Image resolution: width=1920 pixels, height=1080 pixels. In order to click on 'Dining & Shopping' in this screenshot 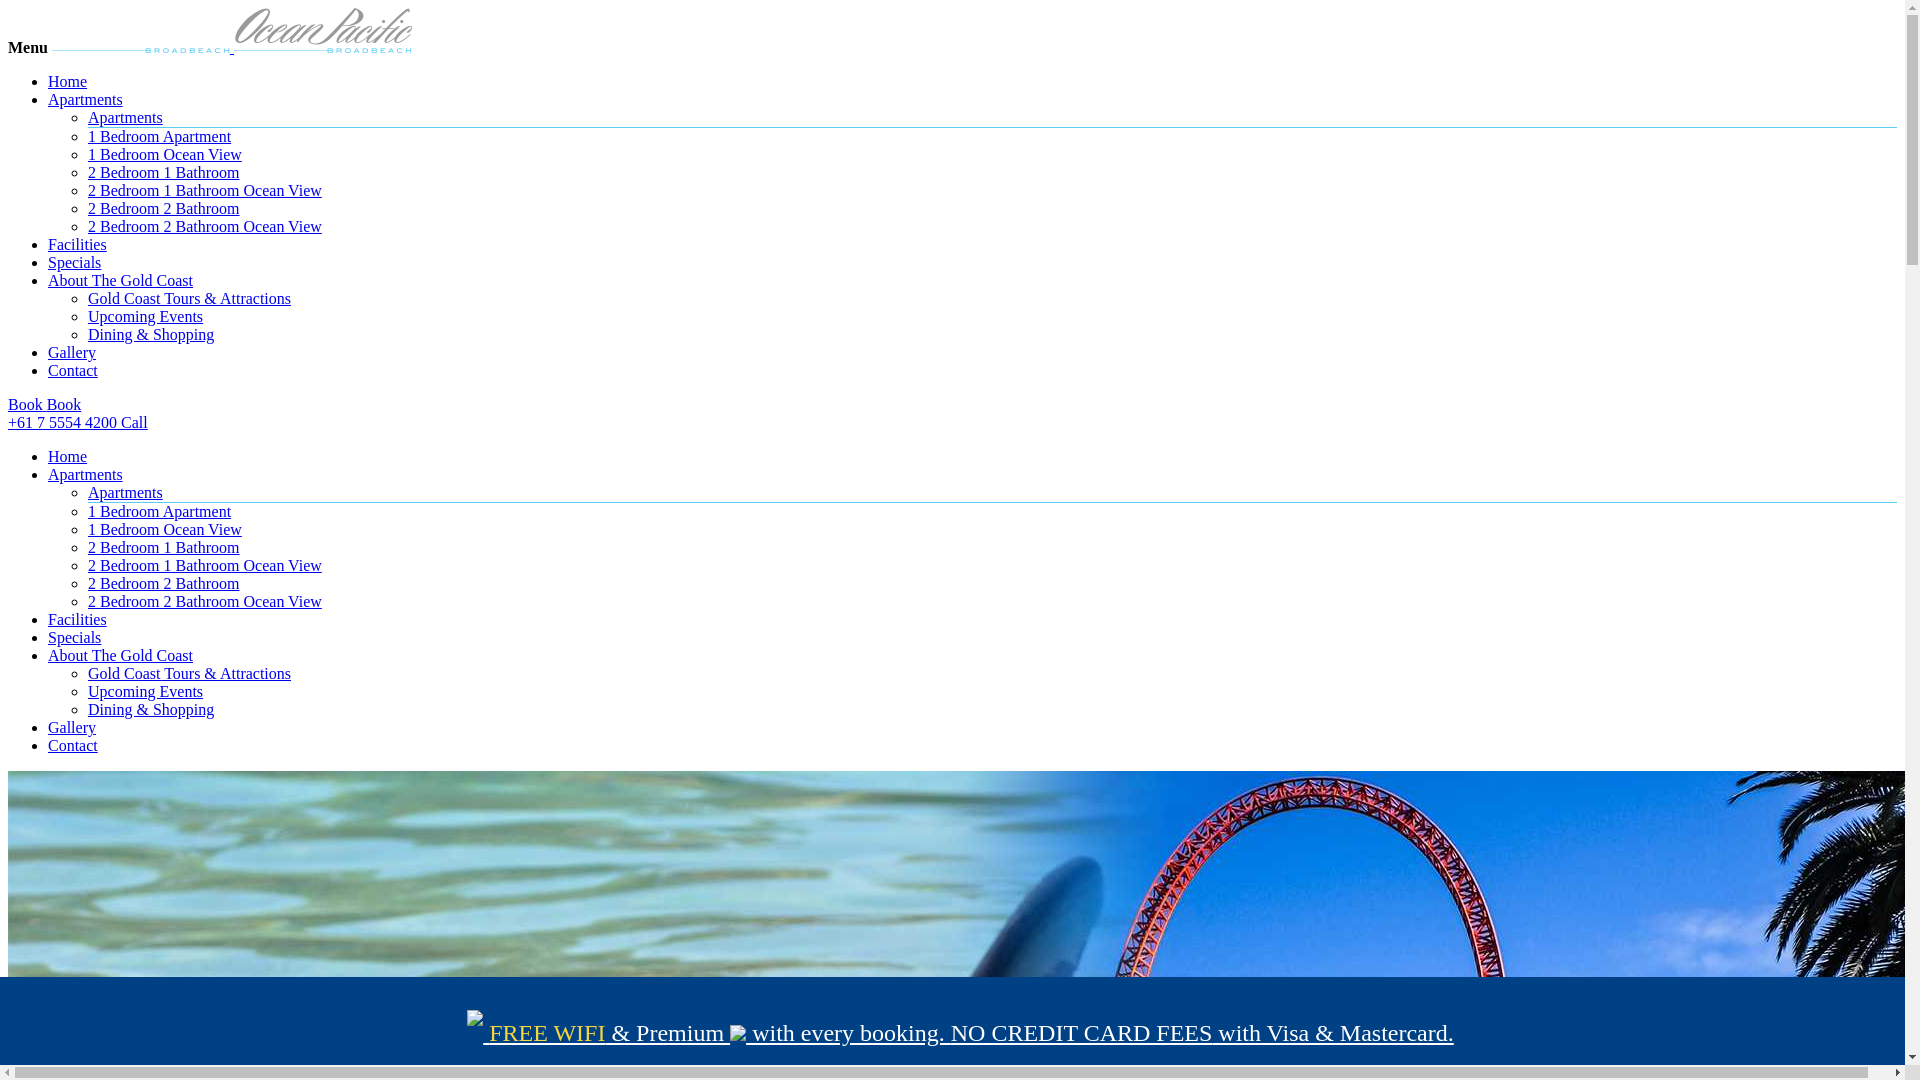, I will do `click(149, 708)`.